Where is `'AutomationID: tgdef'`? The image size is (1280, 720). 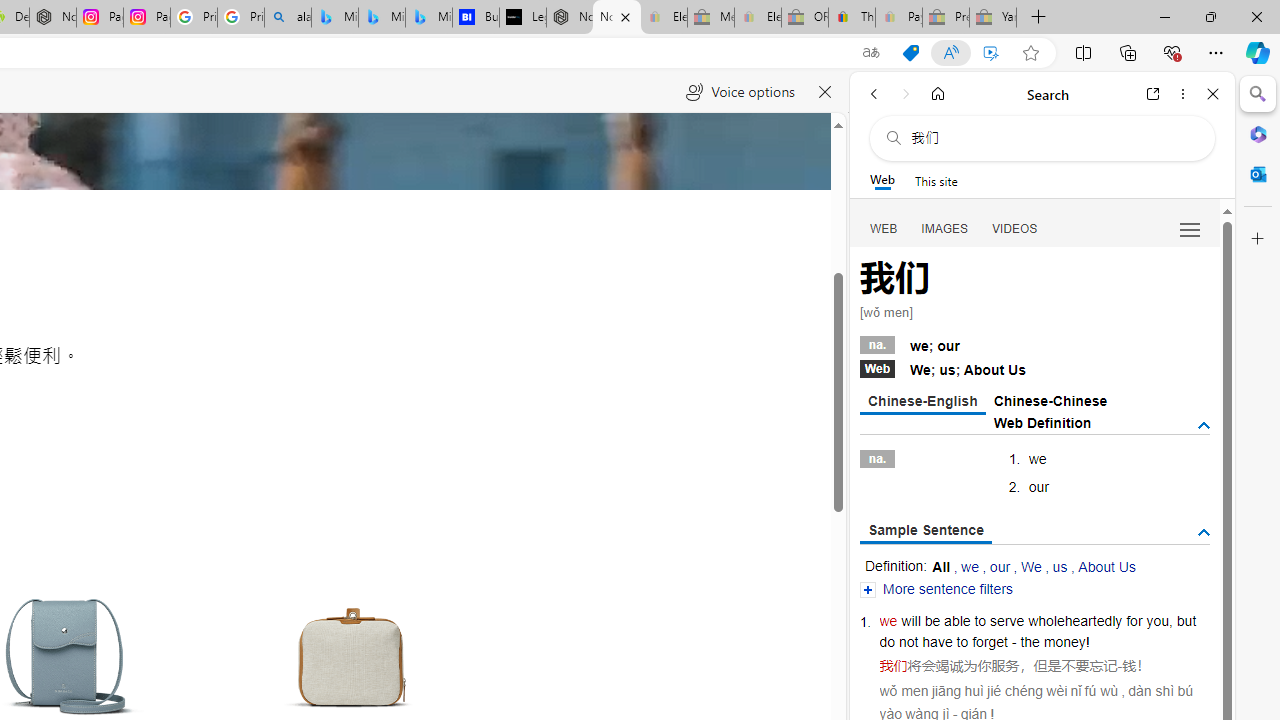
'AutomationID: tgdef' is located at coordinates (1202, 424).